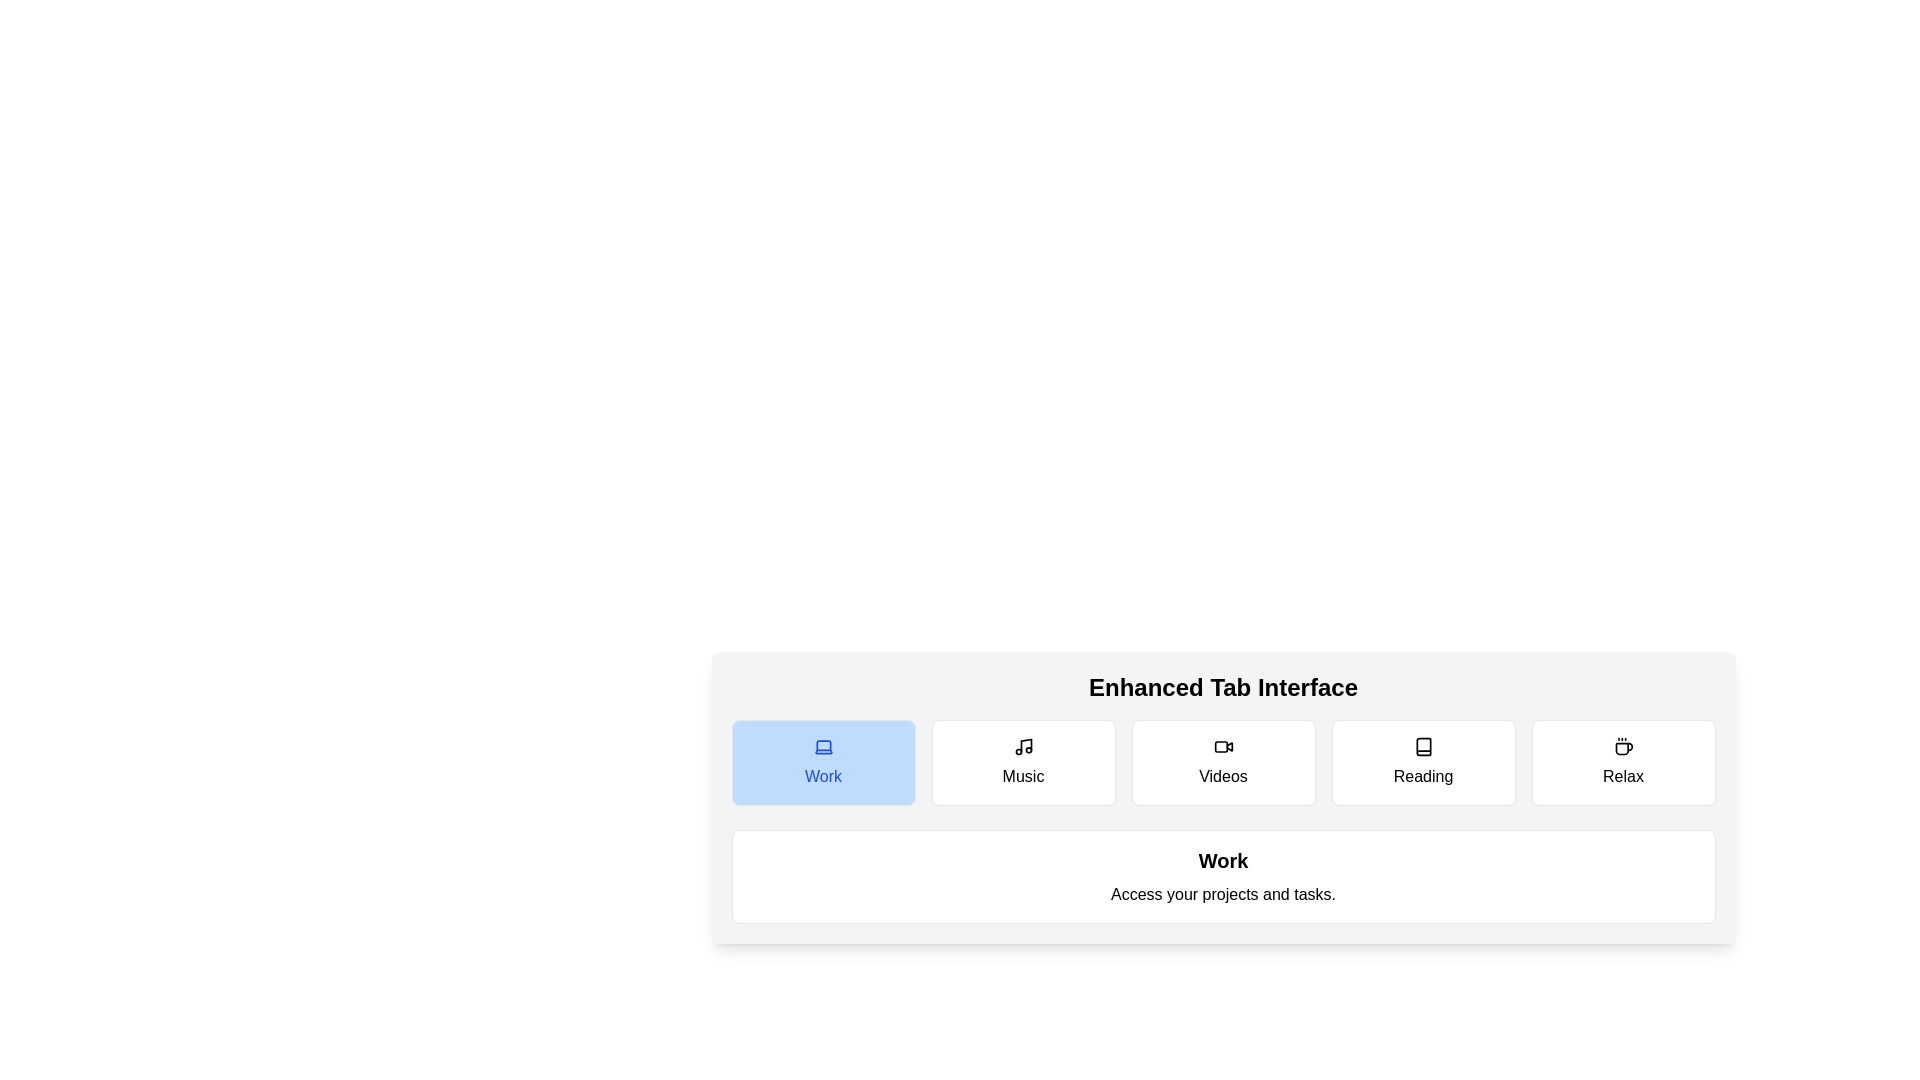 The image size is (1920, 1080). I want to click on the tab button labeled Reading to observe its hover effect, so click(1422, 763).